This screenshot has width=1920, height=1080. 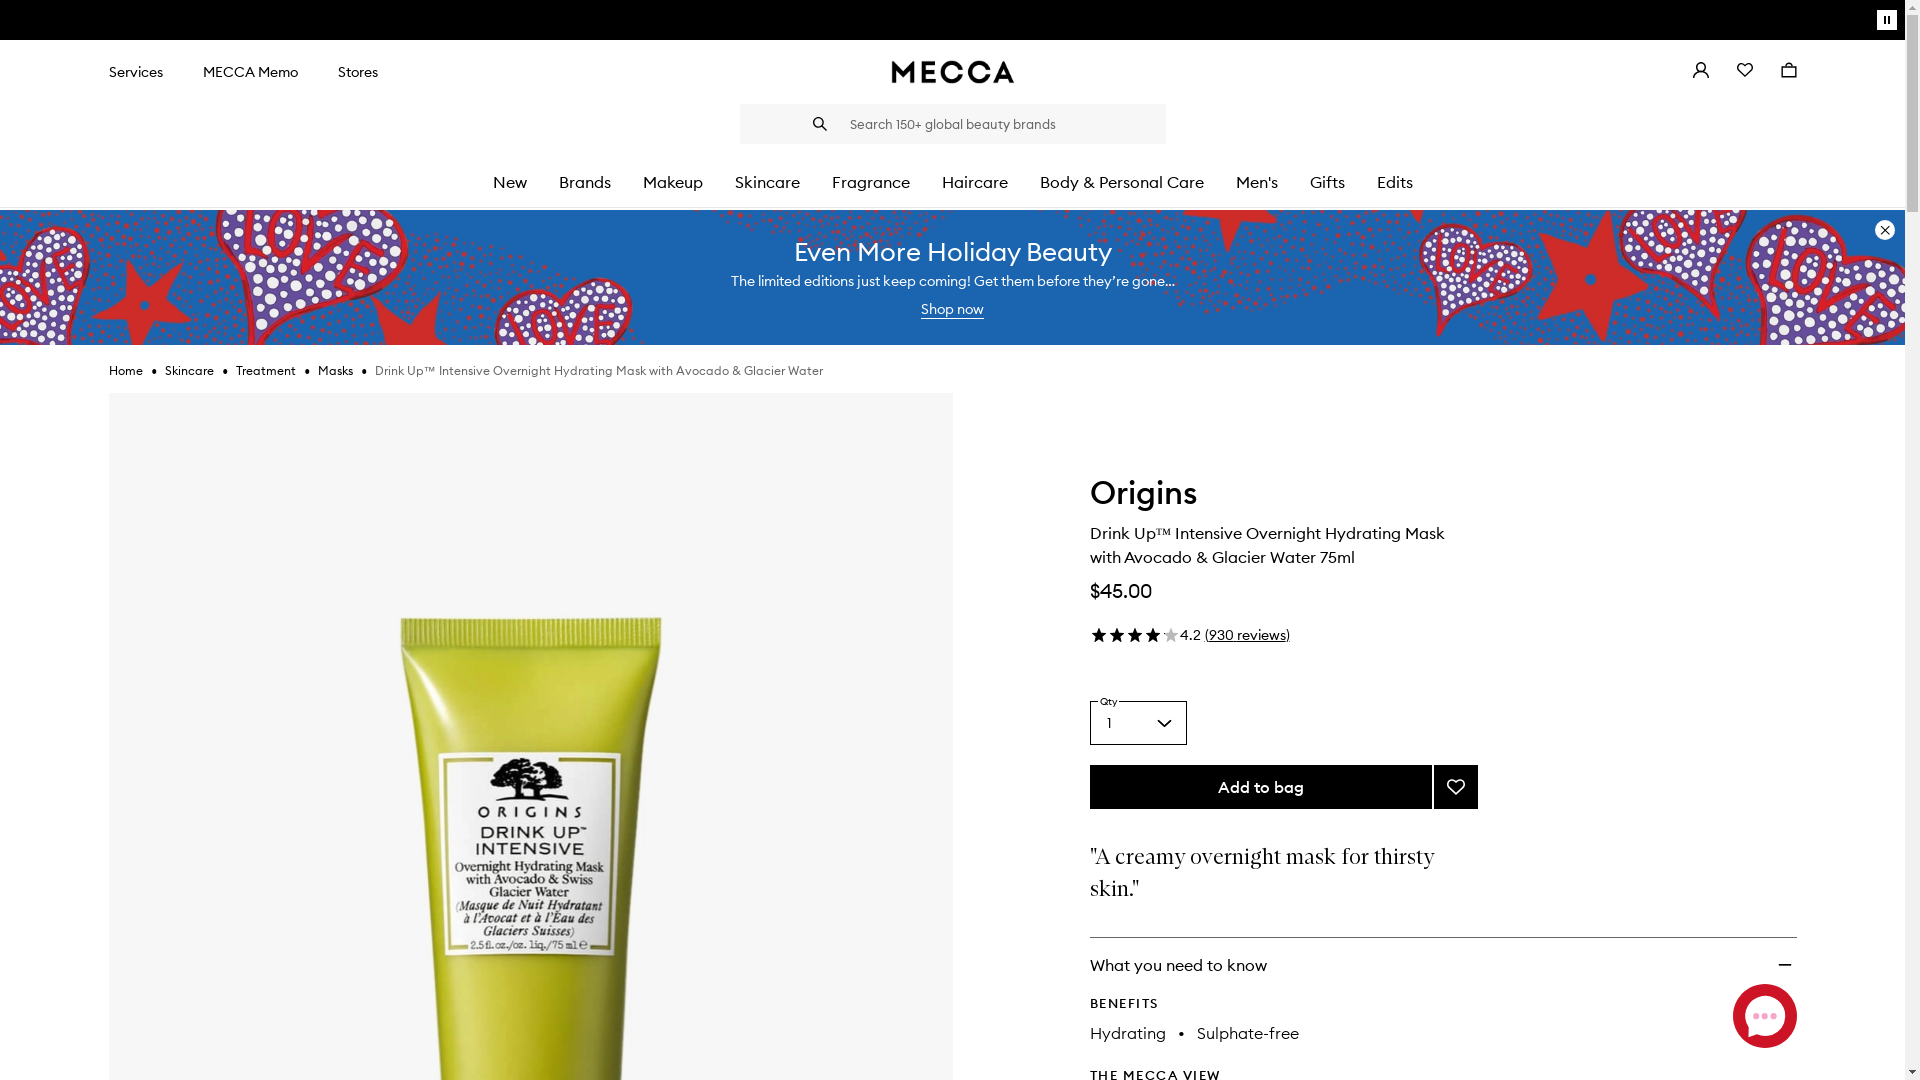 What do you see at coordinates (1788, 71) in the screenshot?
I see `'Bag'` at bounding box center [1788, 71].